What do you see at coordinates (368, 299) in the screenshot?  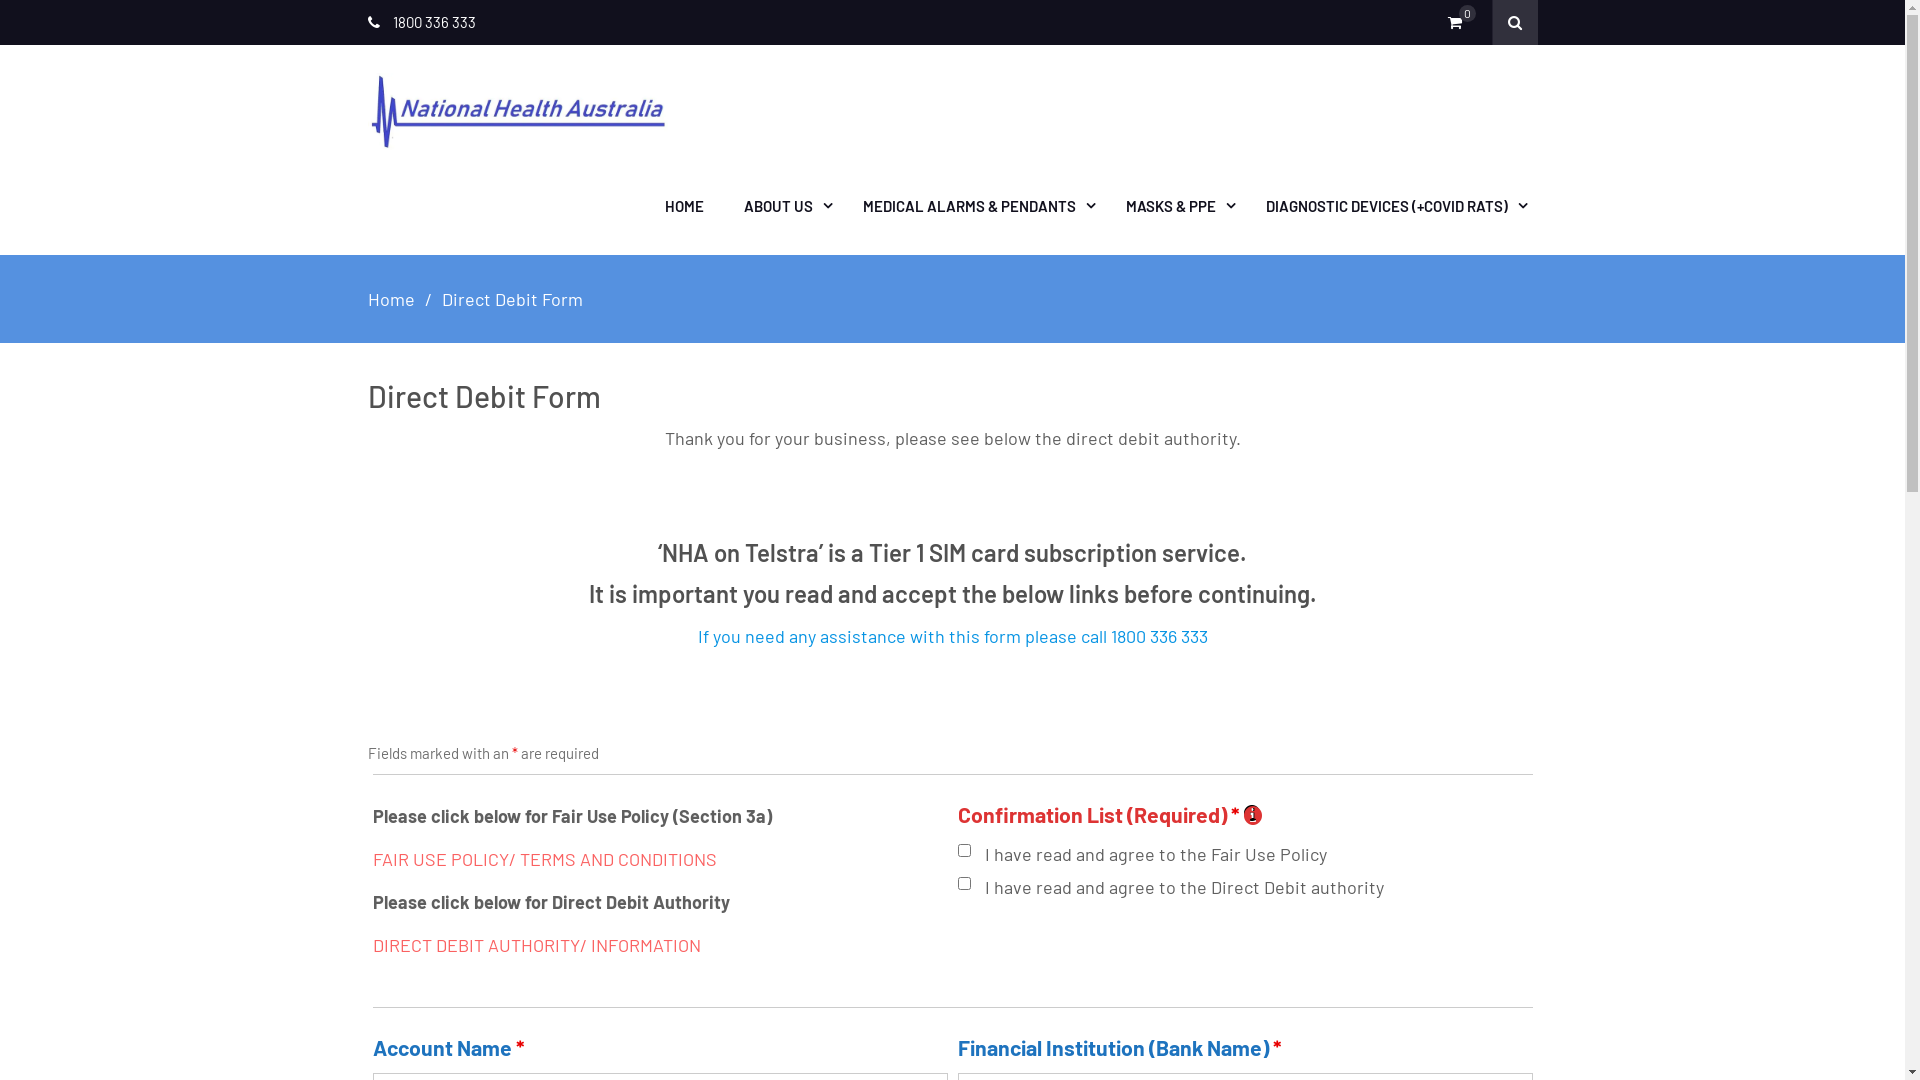 I see `'Home'` at bounding box center [368, 299].